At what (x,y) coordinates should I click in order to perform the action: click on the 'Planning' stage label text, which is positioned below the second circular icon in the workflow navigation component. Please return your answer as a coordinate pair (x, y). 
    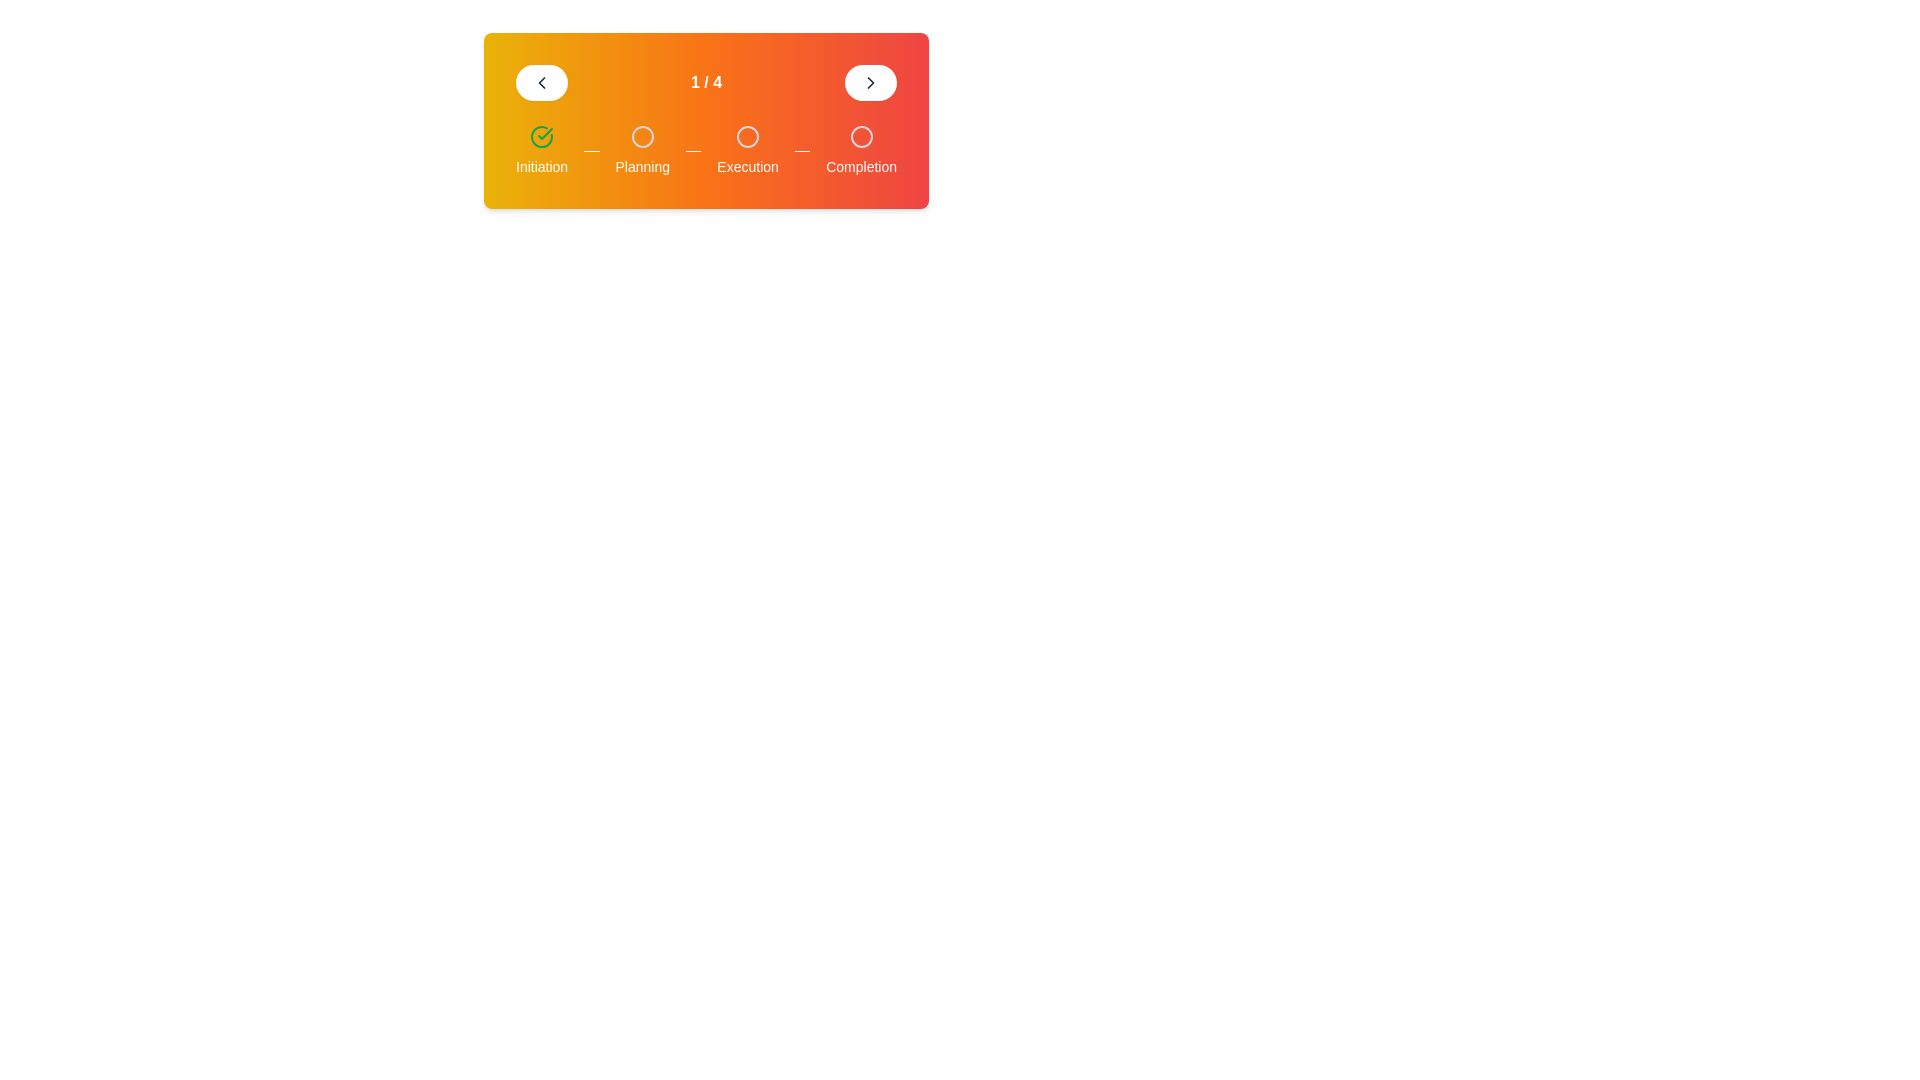
    Looking at the image, I should click on (642, 165).